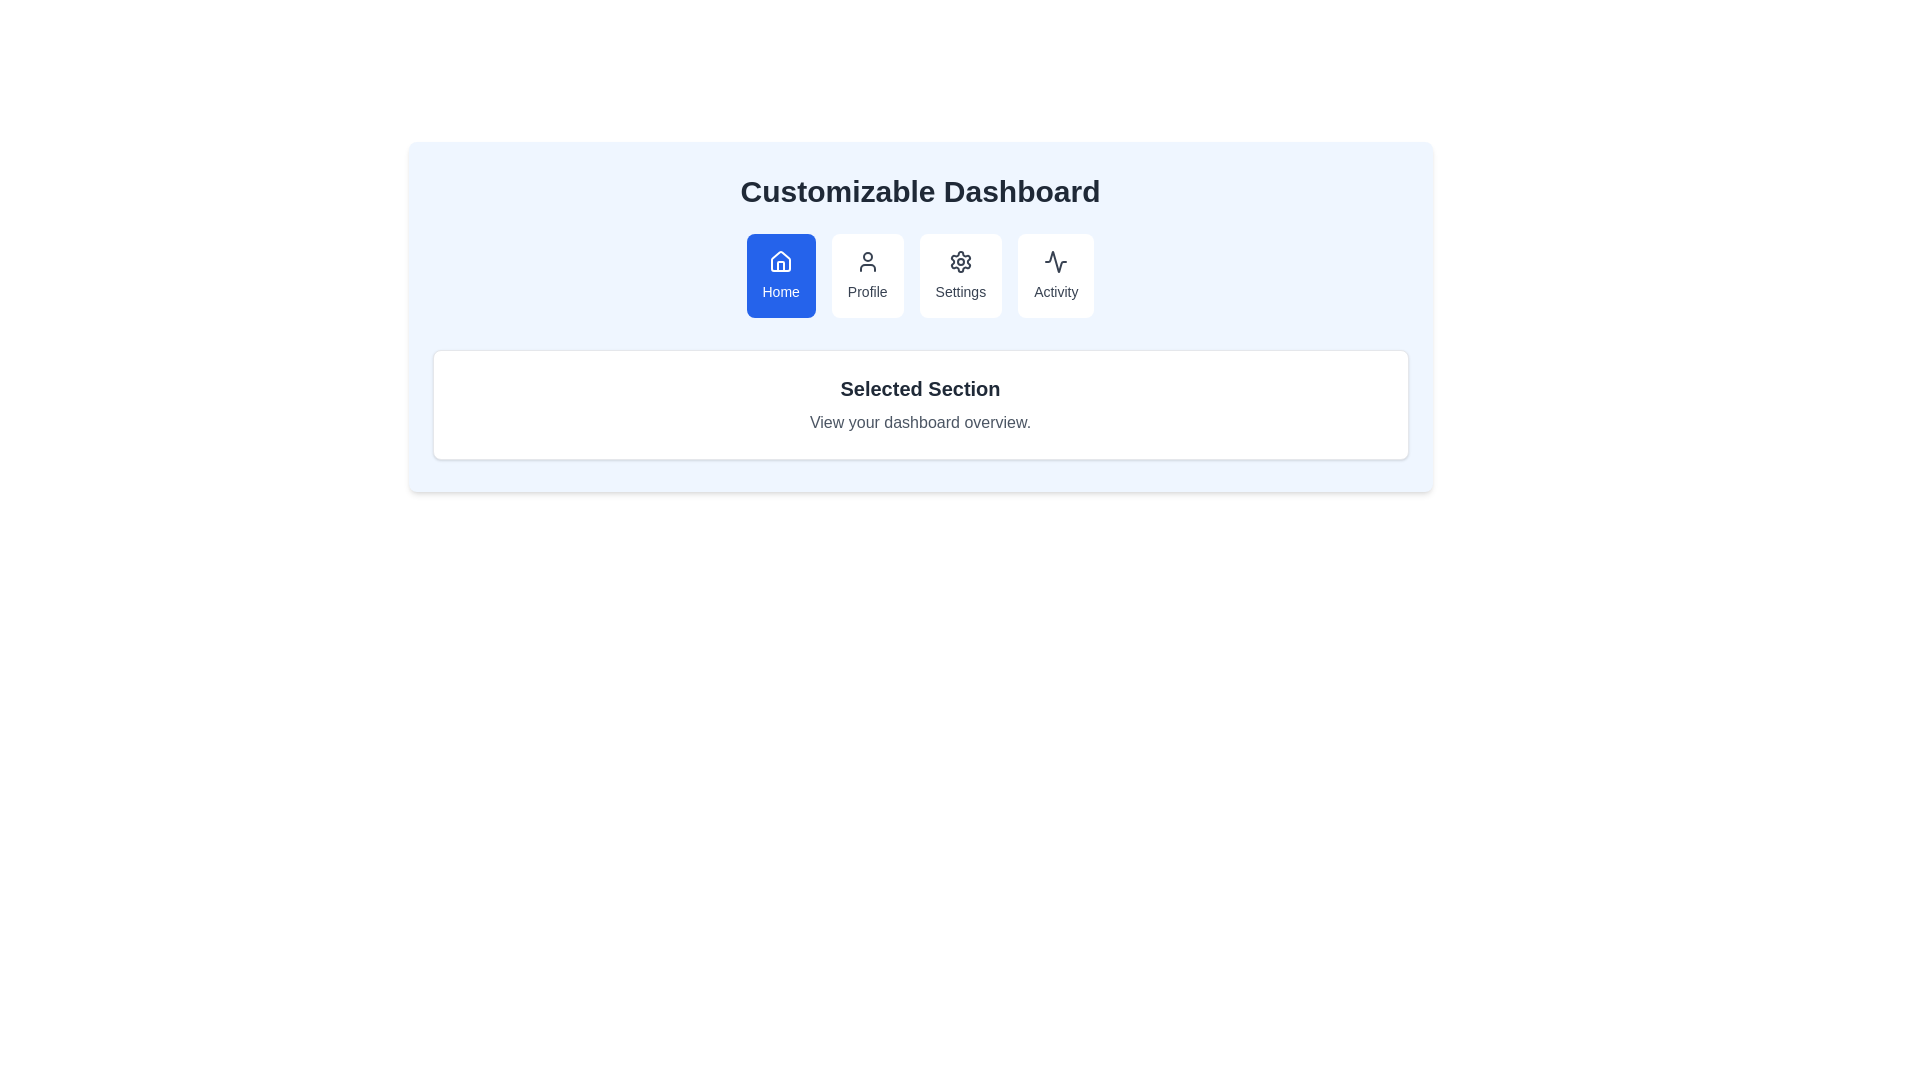 This screenshot has height=1080, width=1920. What do you see at coordinates (1055, 292) in the screenshot?
I see `descriptive text label located below the activity icon on the rightmost card in the dashboard section for context` at bounding box center [1055, 292].